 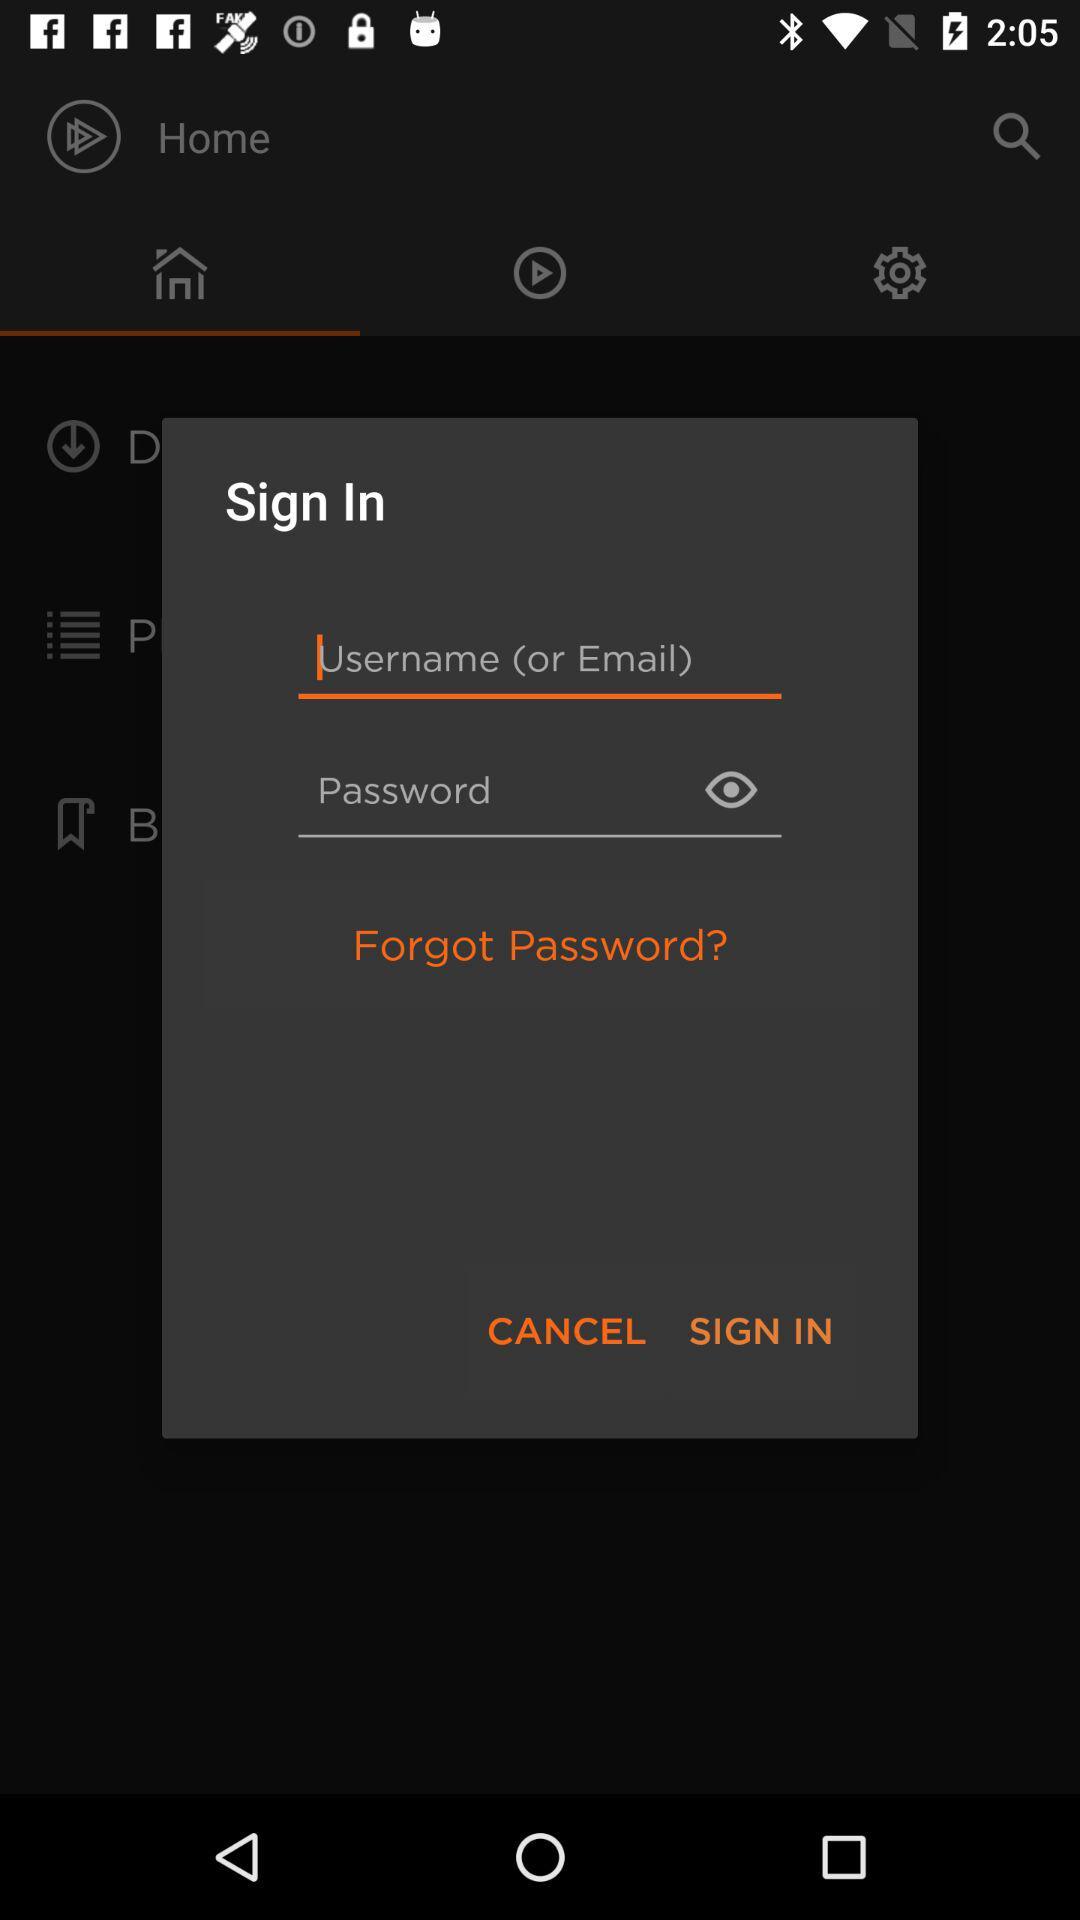 What do you see at coordinates (566, 1330) in the screenshot?
I see `the cancel` at bounding box center [566, 1330].